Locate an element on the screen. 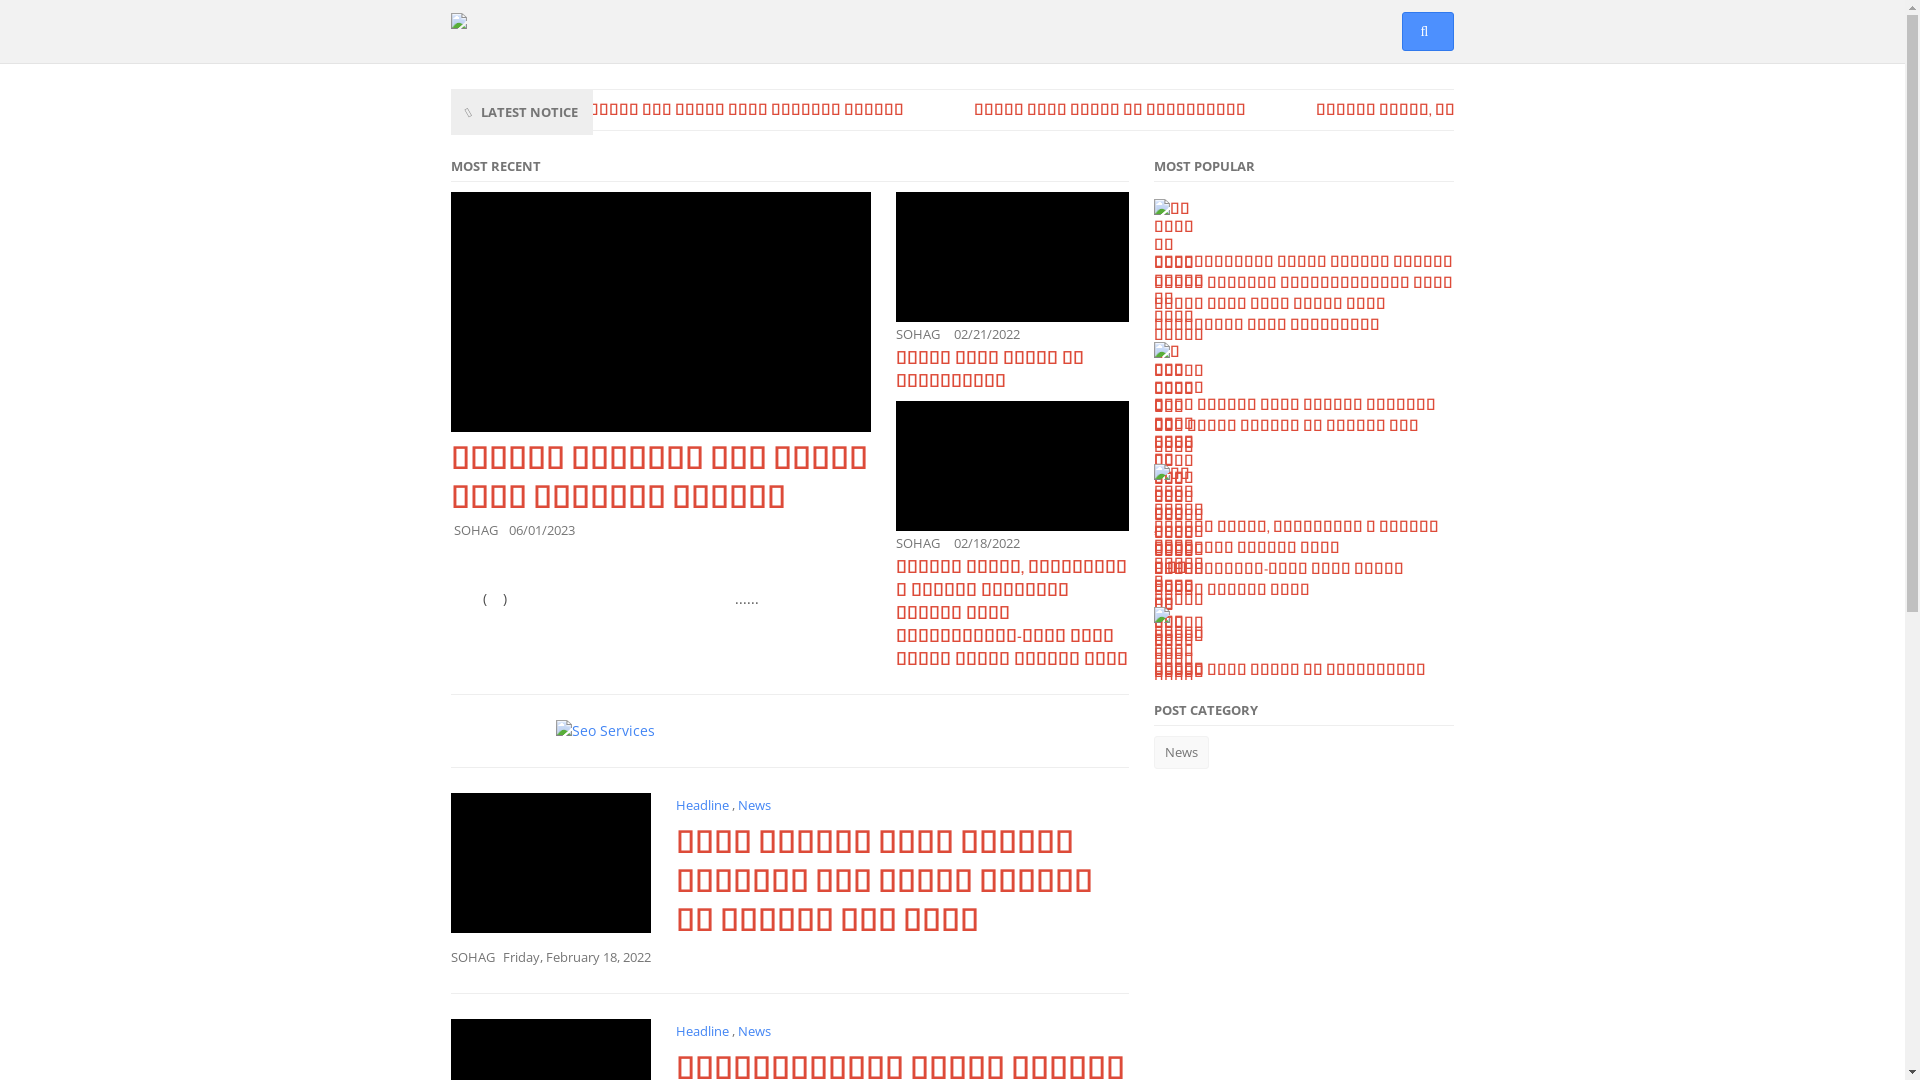 Image resolution: width=1920 pixels, height=1080 pixels. 'News' is located at coordinates (1181, 752).